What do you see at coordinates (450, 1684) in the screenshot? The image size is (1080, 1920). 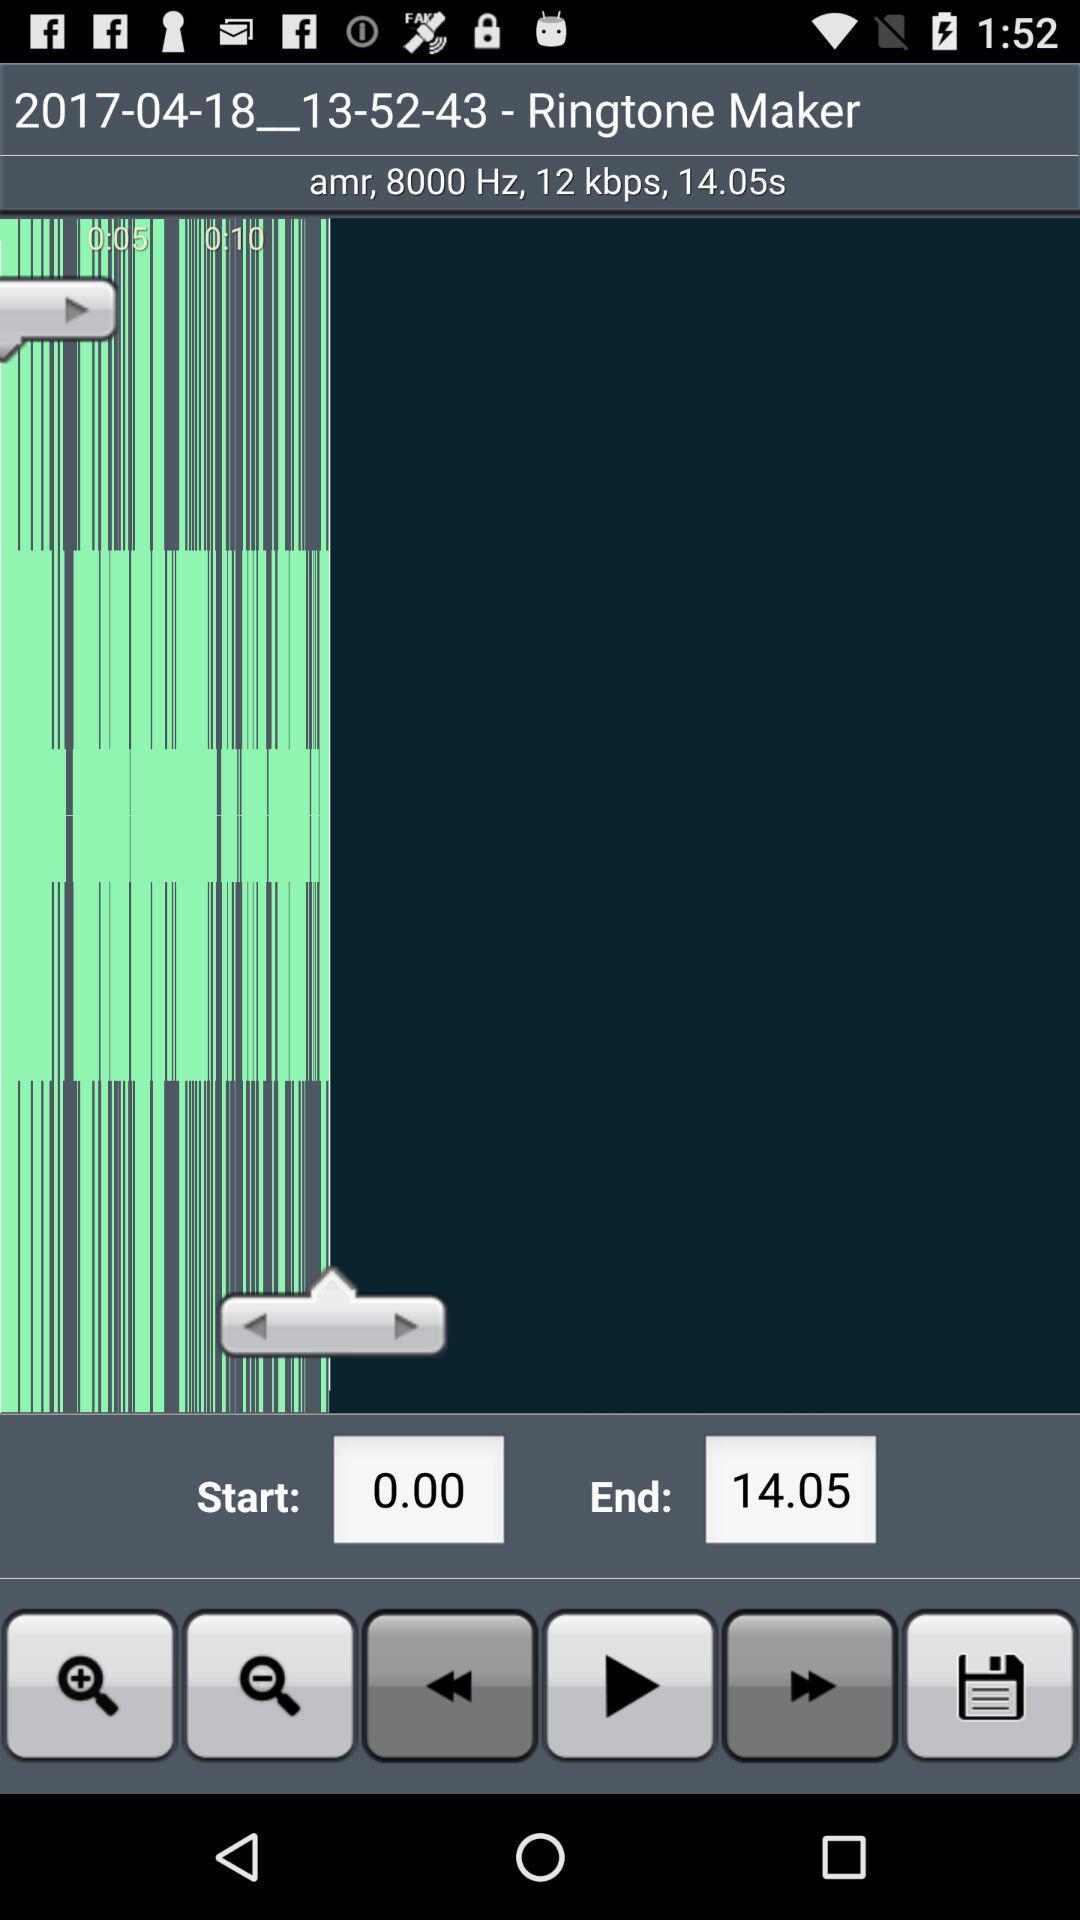 I see `rewinds track to a given interval` at bounding box center [450, 1684].